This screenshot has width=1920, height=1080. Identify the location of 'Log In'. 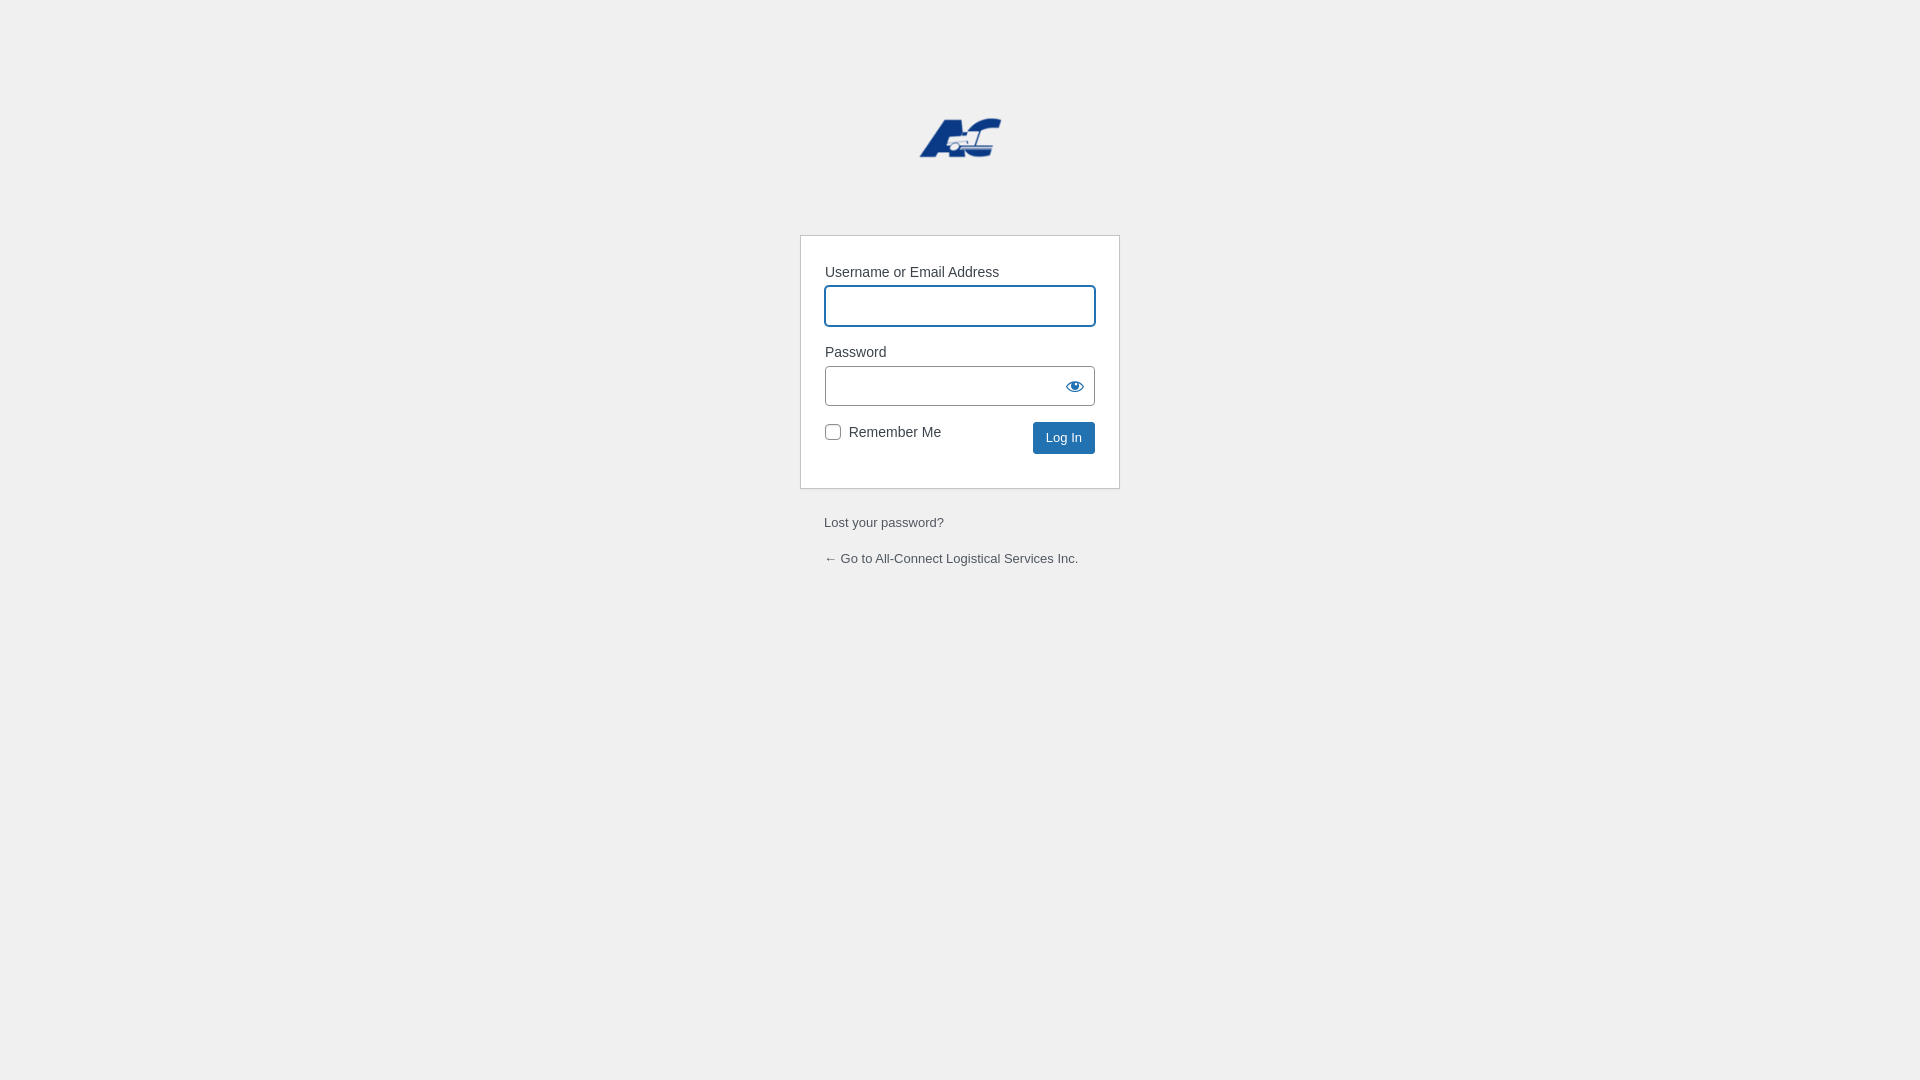
(1032, 437).